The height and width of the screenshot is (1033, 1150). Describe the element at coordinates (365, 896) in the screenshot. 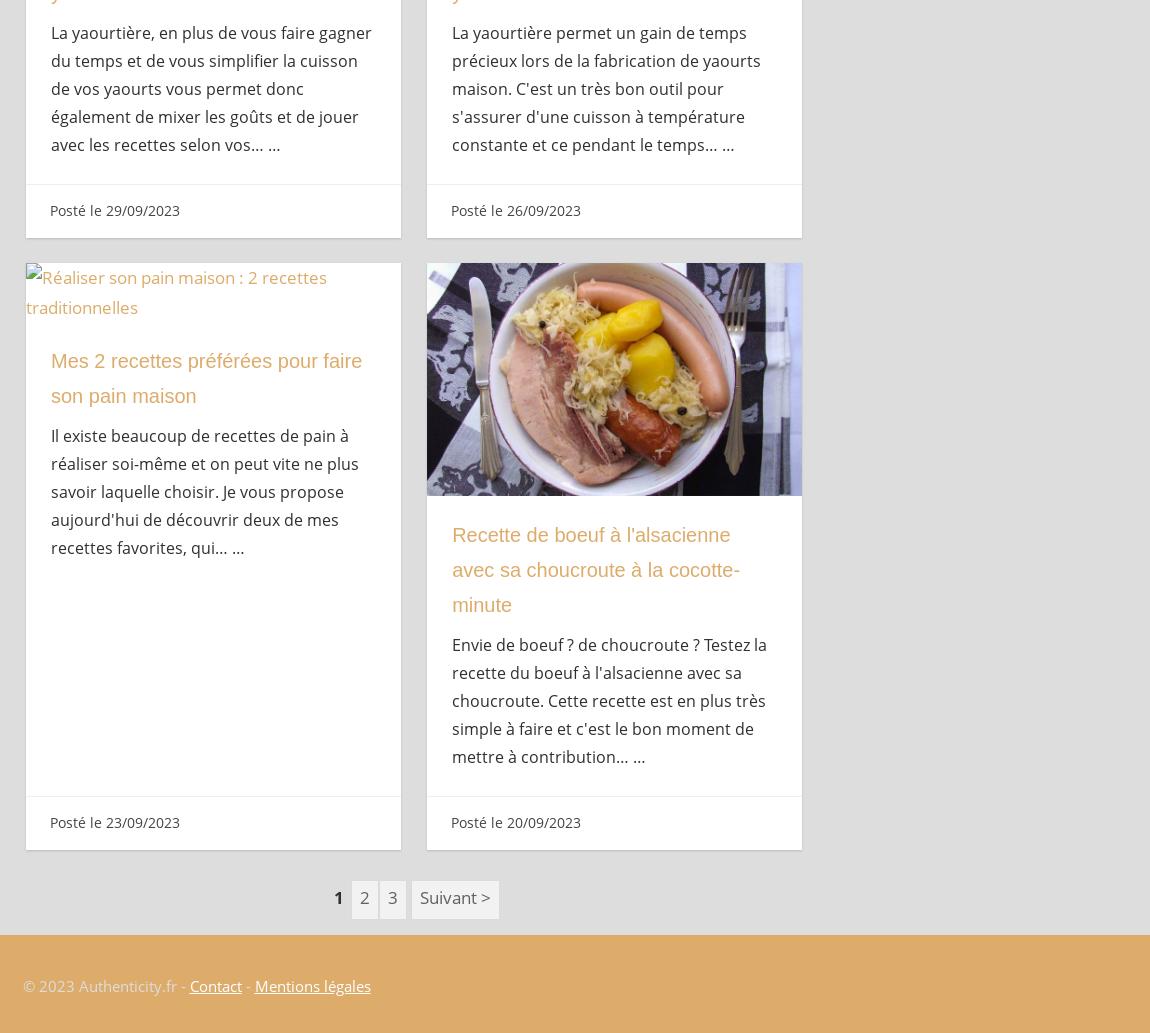

I see `'2'` at that location.